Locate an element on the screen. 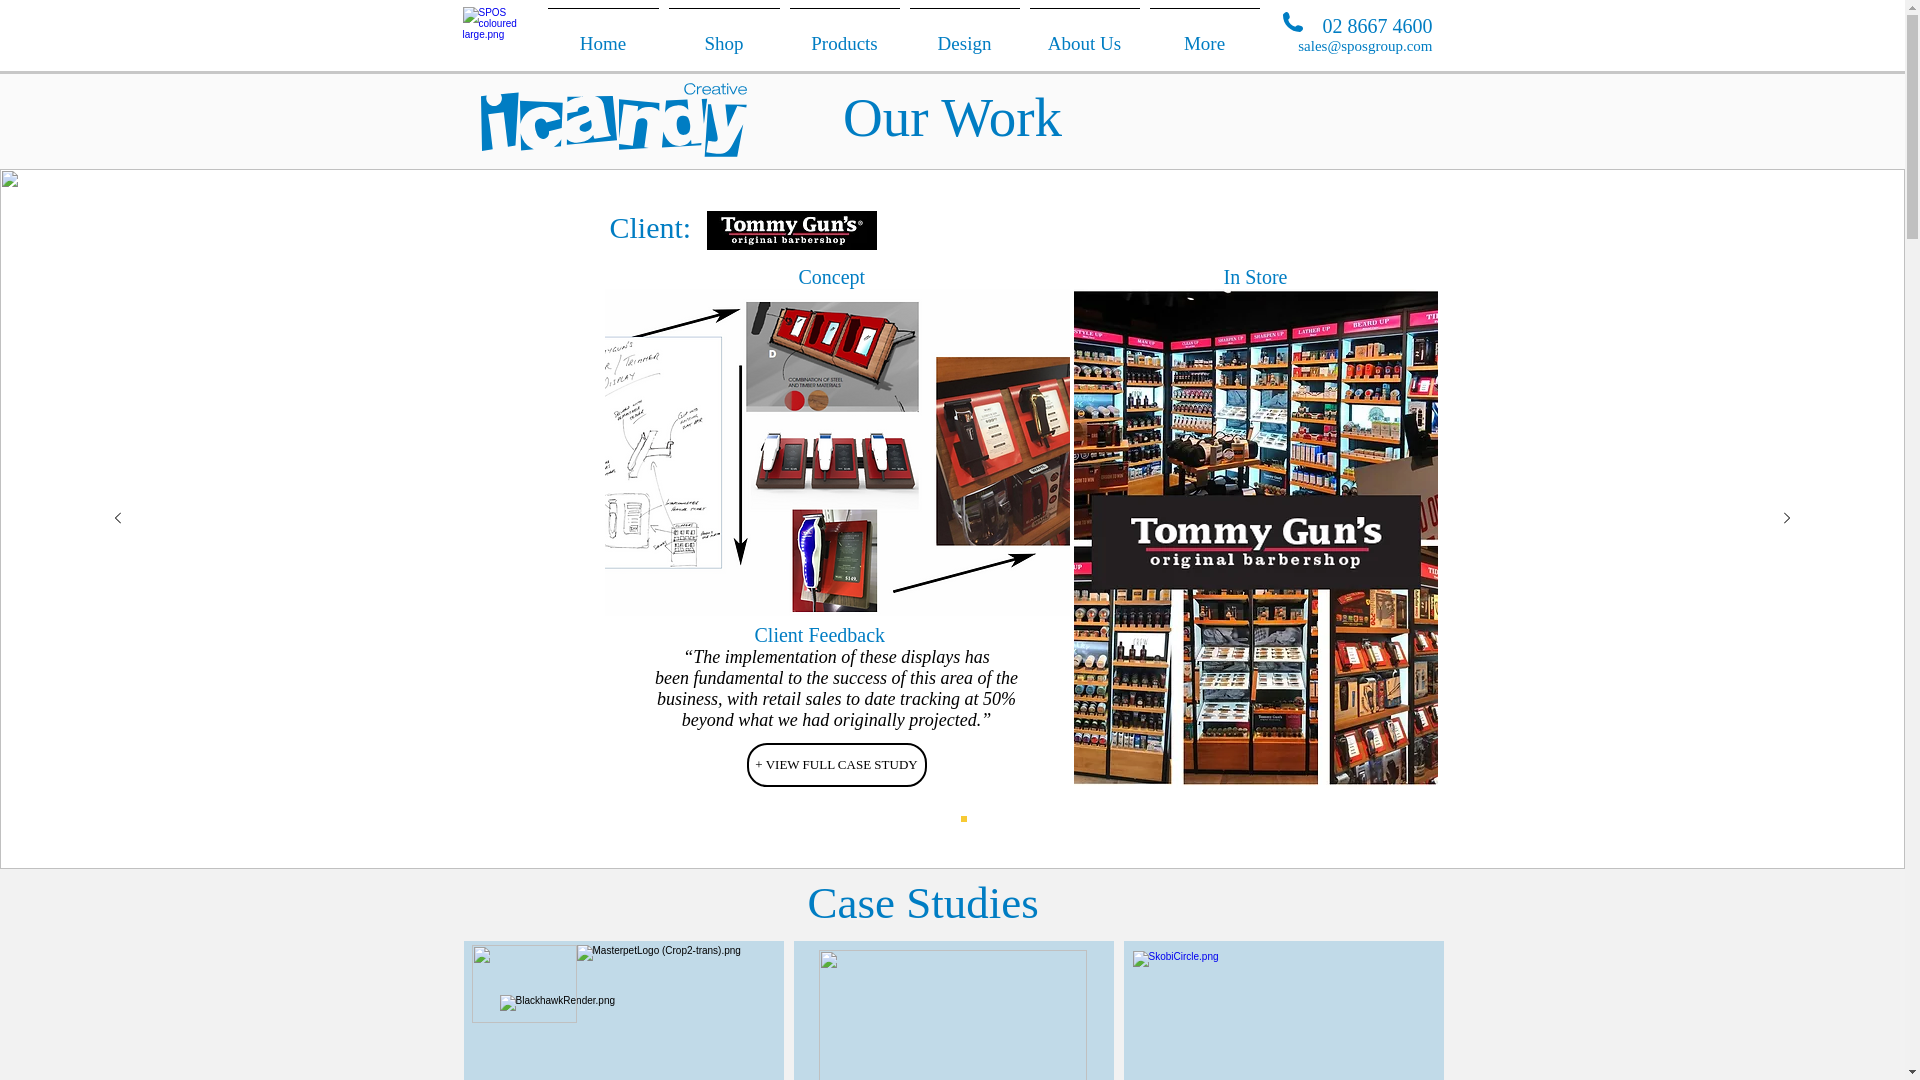 Image resolution: width=1920 pixels, height=1080 pixels. 'Design' is located at coordinates (964, 34).